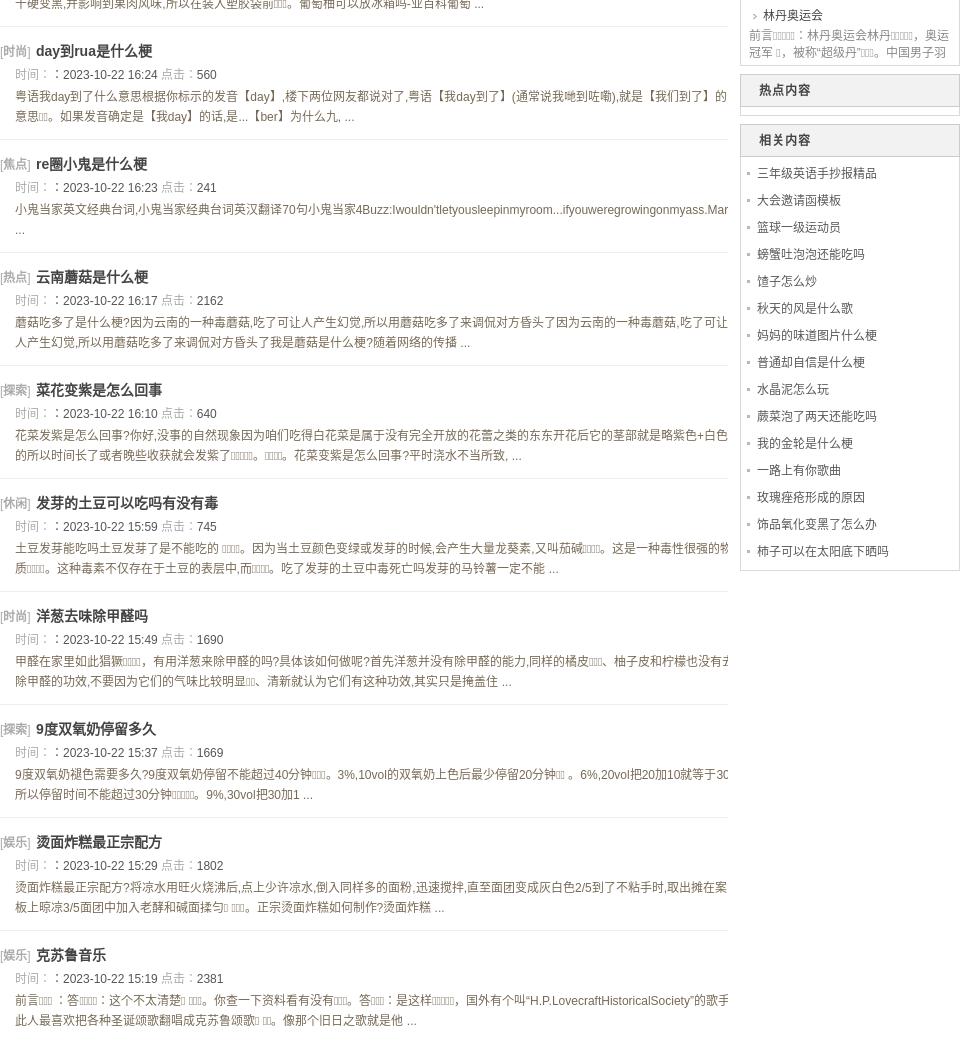 This screenshot has height=1043, width=960. Describe the element at coordinates (206, 73) in the screenshot. I see `'560'` at that location.